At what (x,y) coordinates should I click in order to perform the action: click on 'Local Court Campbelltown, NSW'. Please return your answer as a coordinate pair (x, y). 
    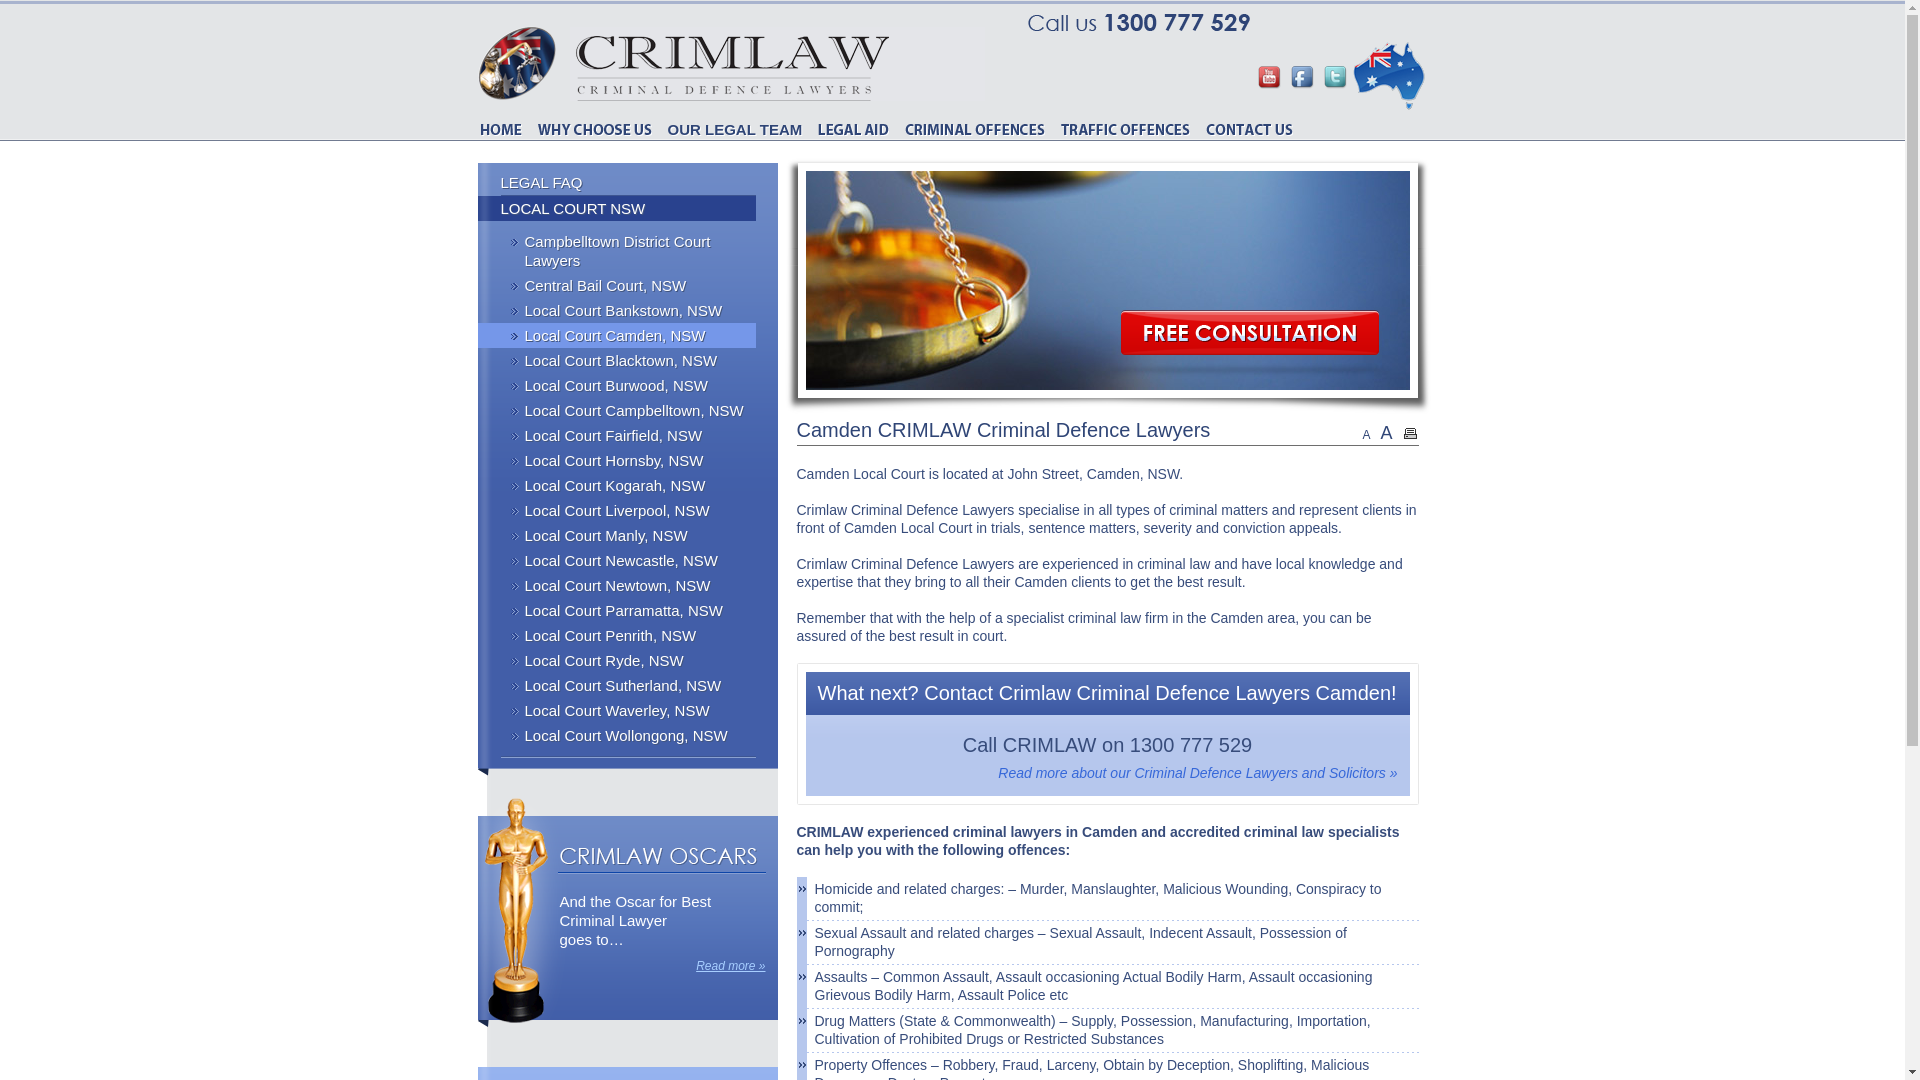
    Looking at the image, I should click on (616, 409).